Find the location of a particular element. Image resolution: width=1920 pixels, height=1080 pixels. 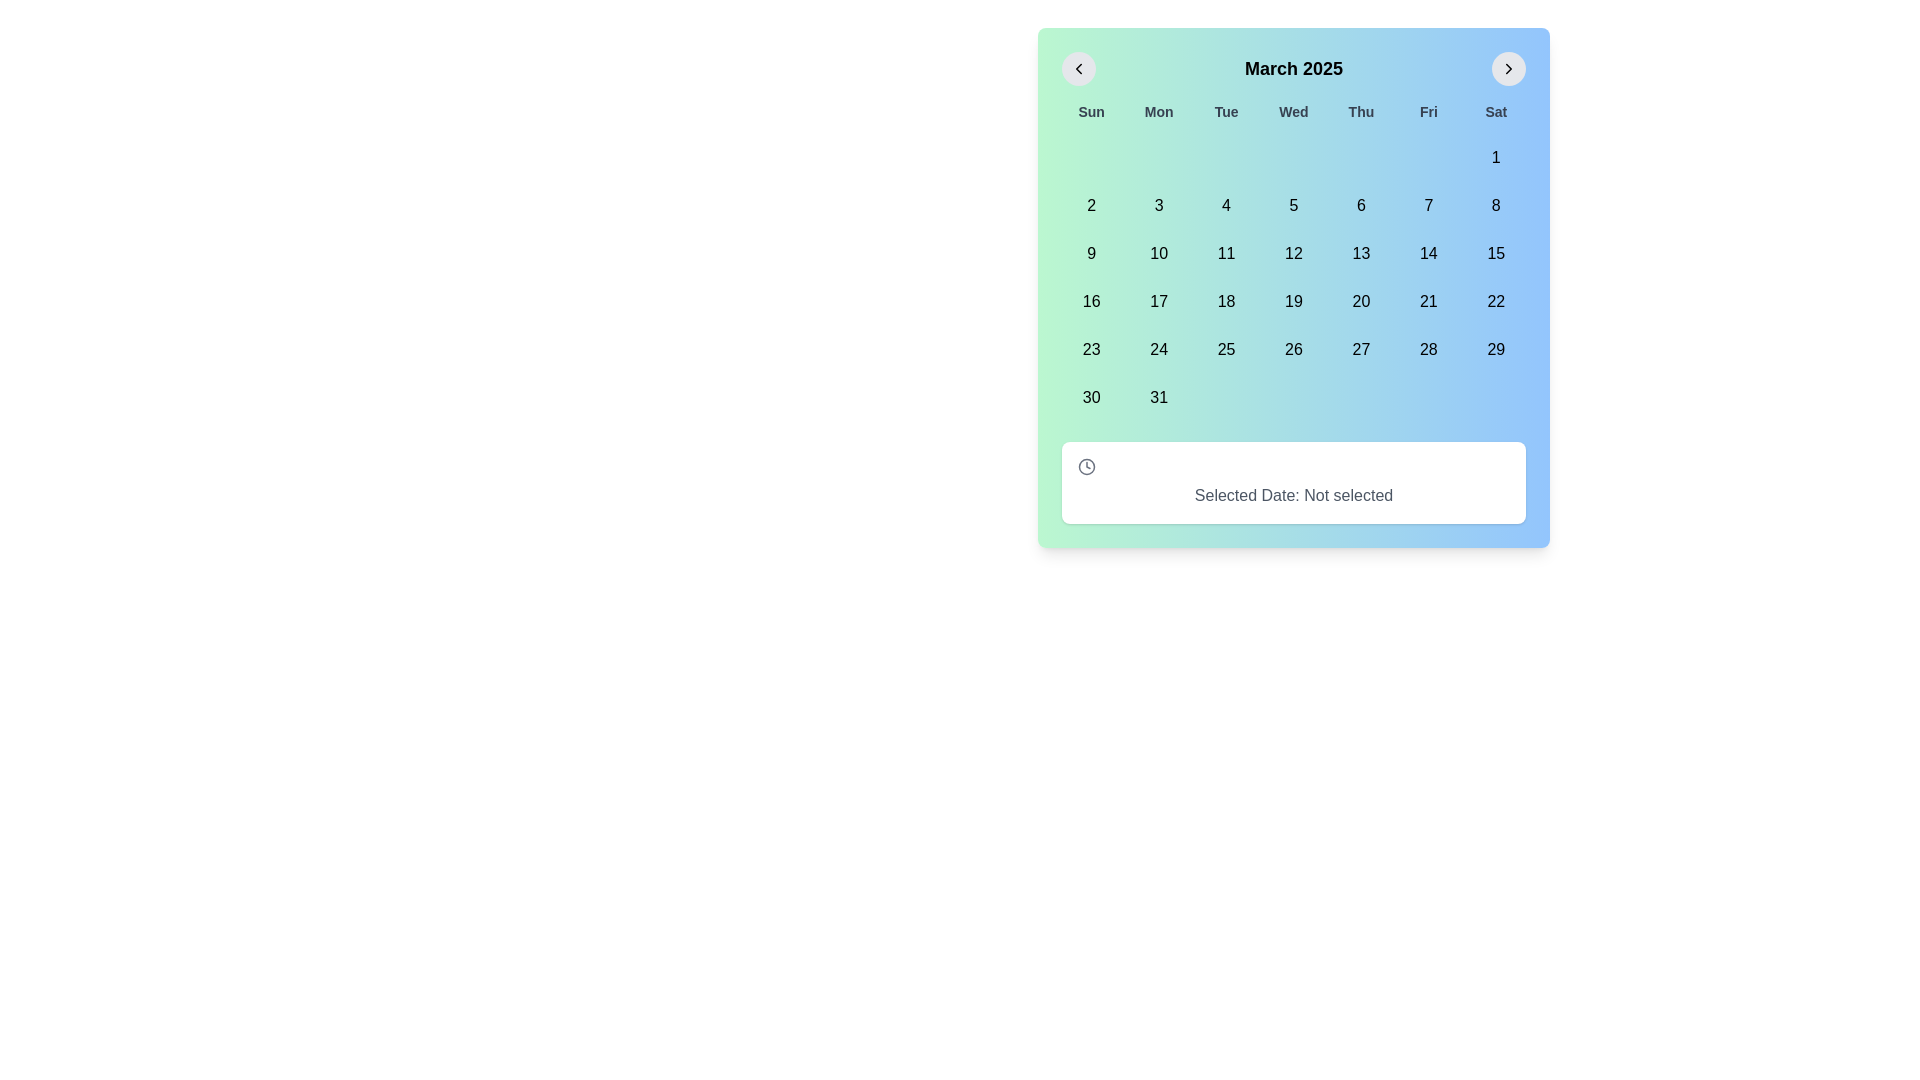

the weekday labels, which serve as a header row indicating the days of the week for the calendar dates, located directly below the title 'March 2025' is located at coordinates (1294, 111).